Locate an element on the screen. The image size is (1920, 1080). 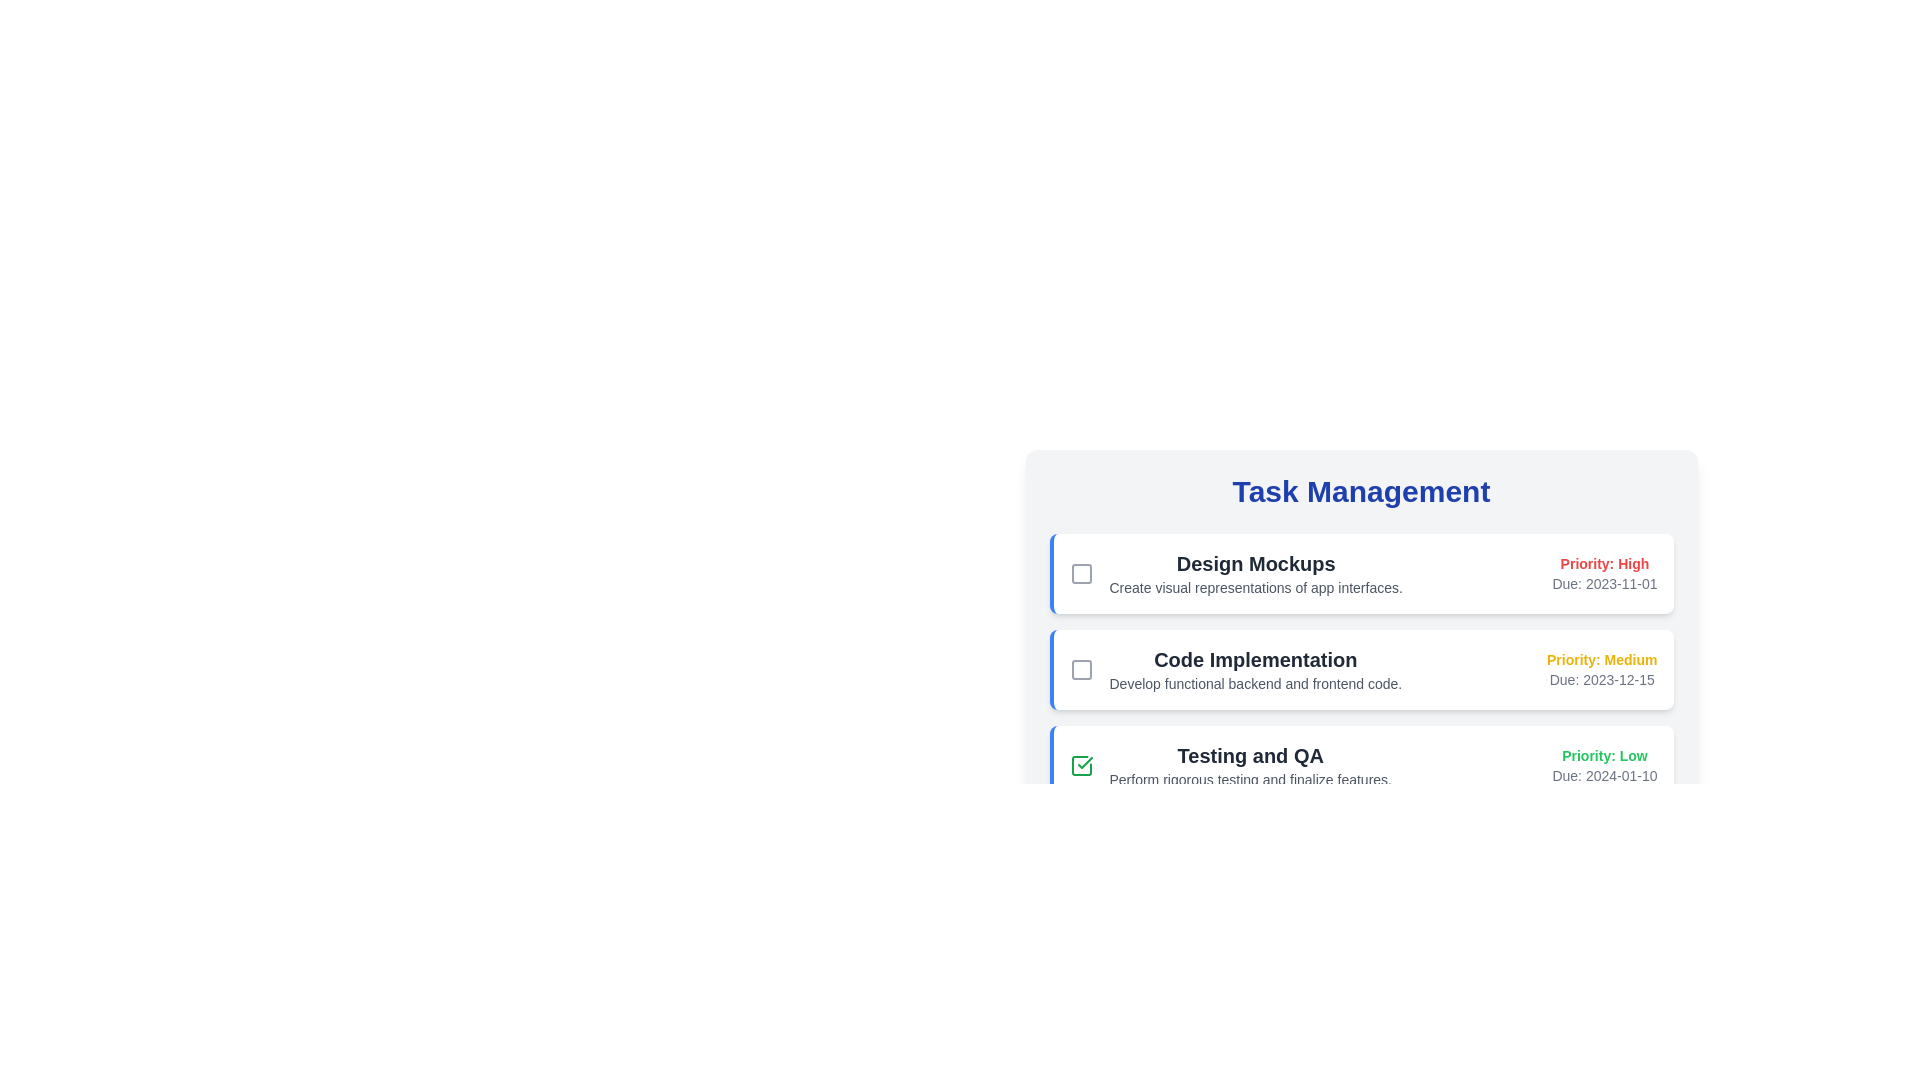
the static text label indicating the due date of the task associated with 'Code Implementation', which is located below the 'Priority: Medium' label is located at coordinates (1602, 678).